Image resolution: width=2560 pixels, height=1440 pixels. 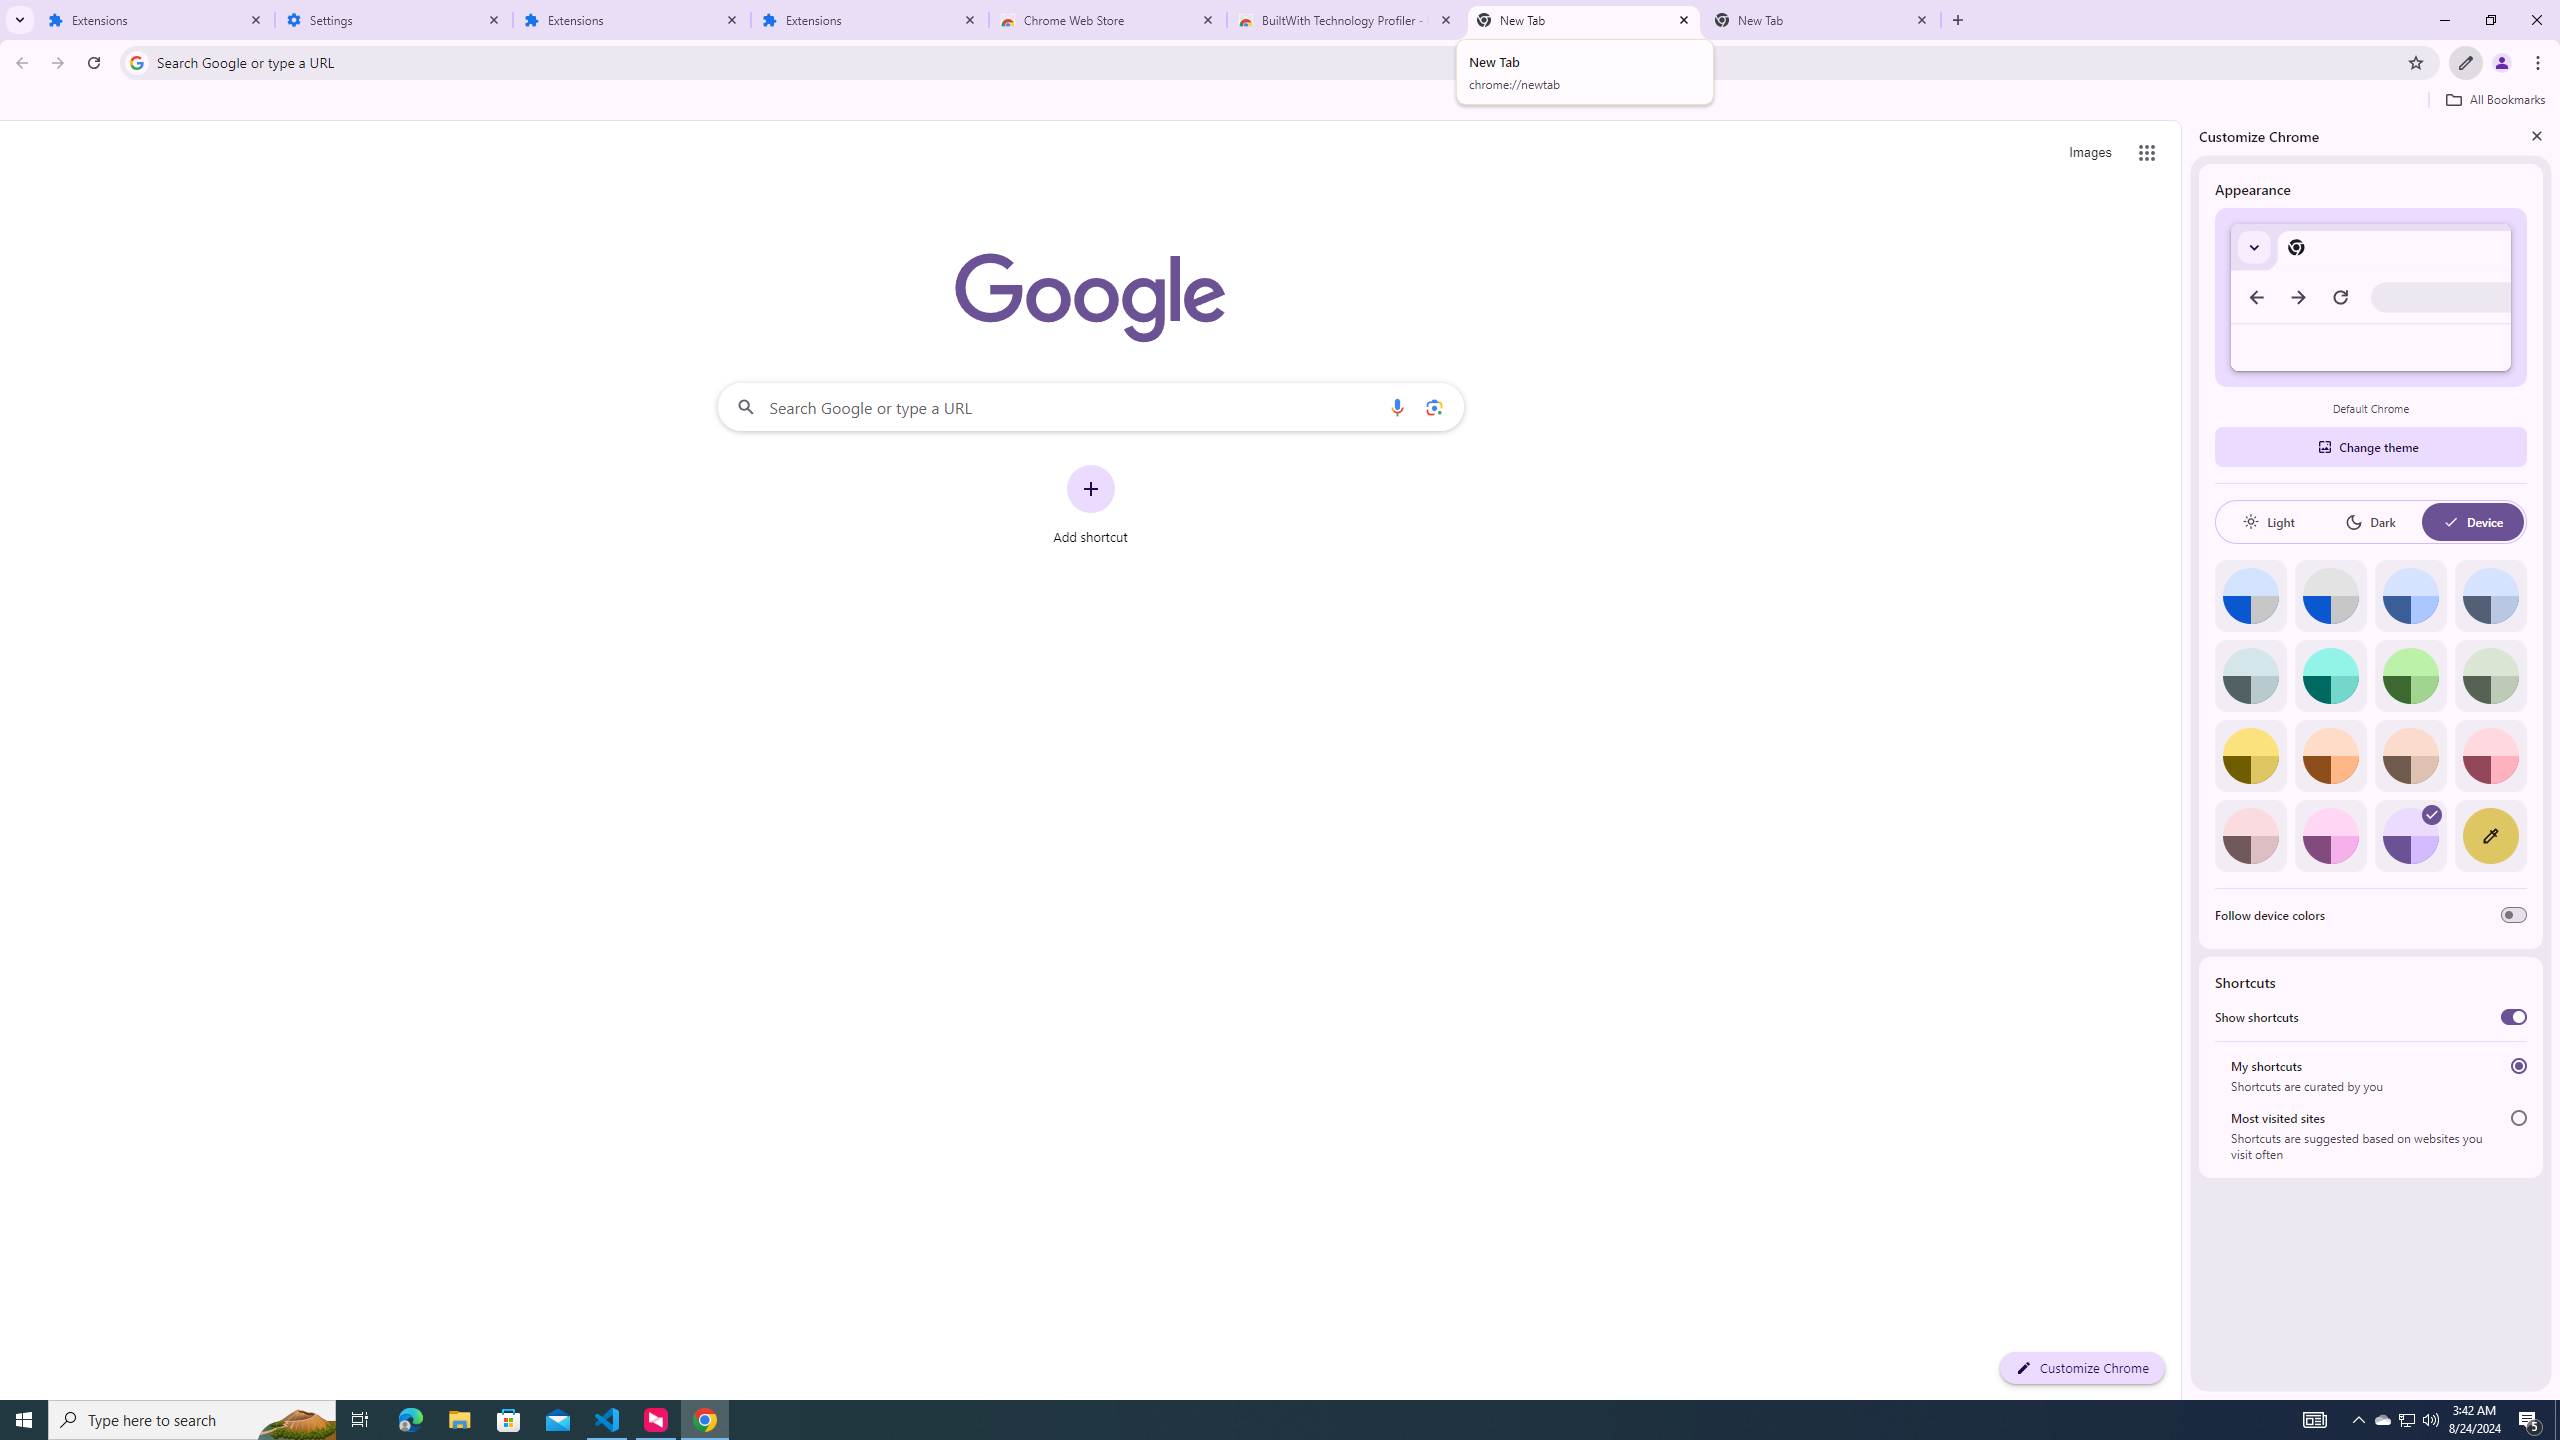 What do you see at coordinates (2090, 153) in the screenshot?
I see `'Search for Images '` at bounding box center [2090, 153].